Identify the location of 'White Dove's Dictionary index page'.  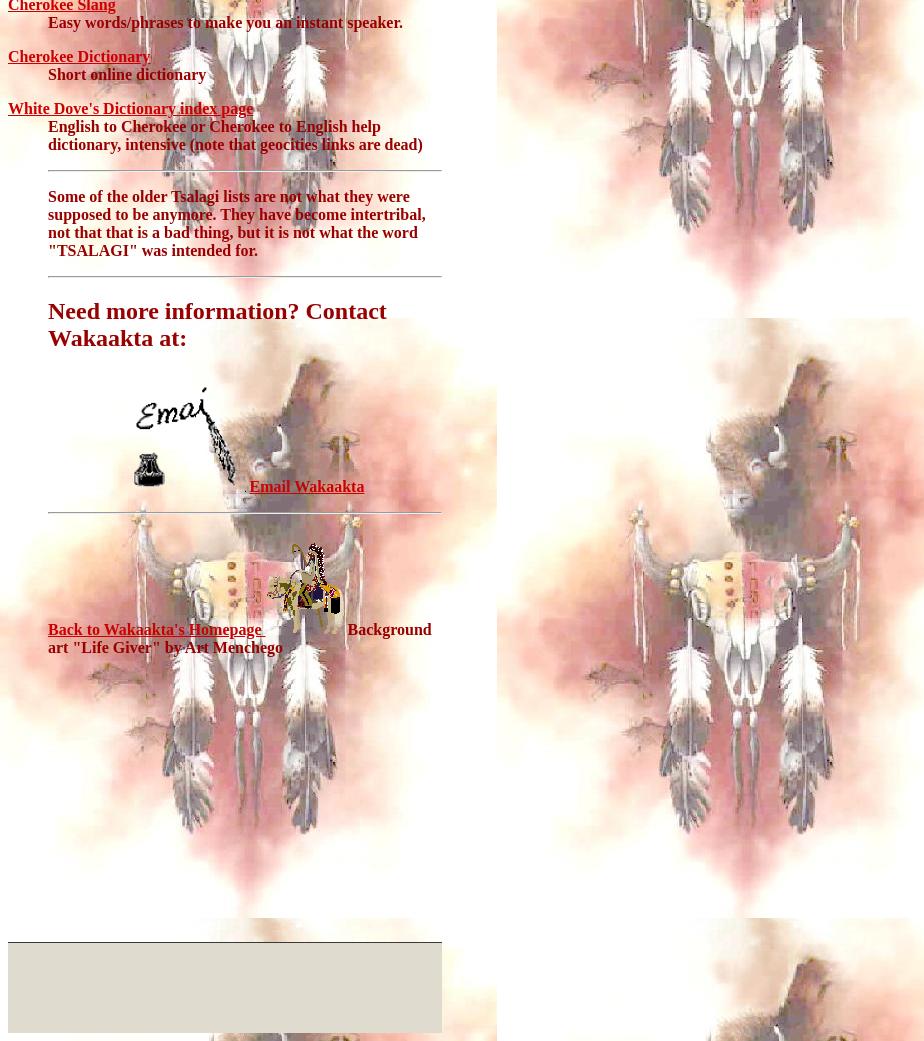
(130, 108).